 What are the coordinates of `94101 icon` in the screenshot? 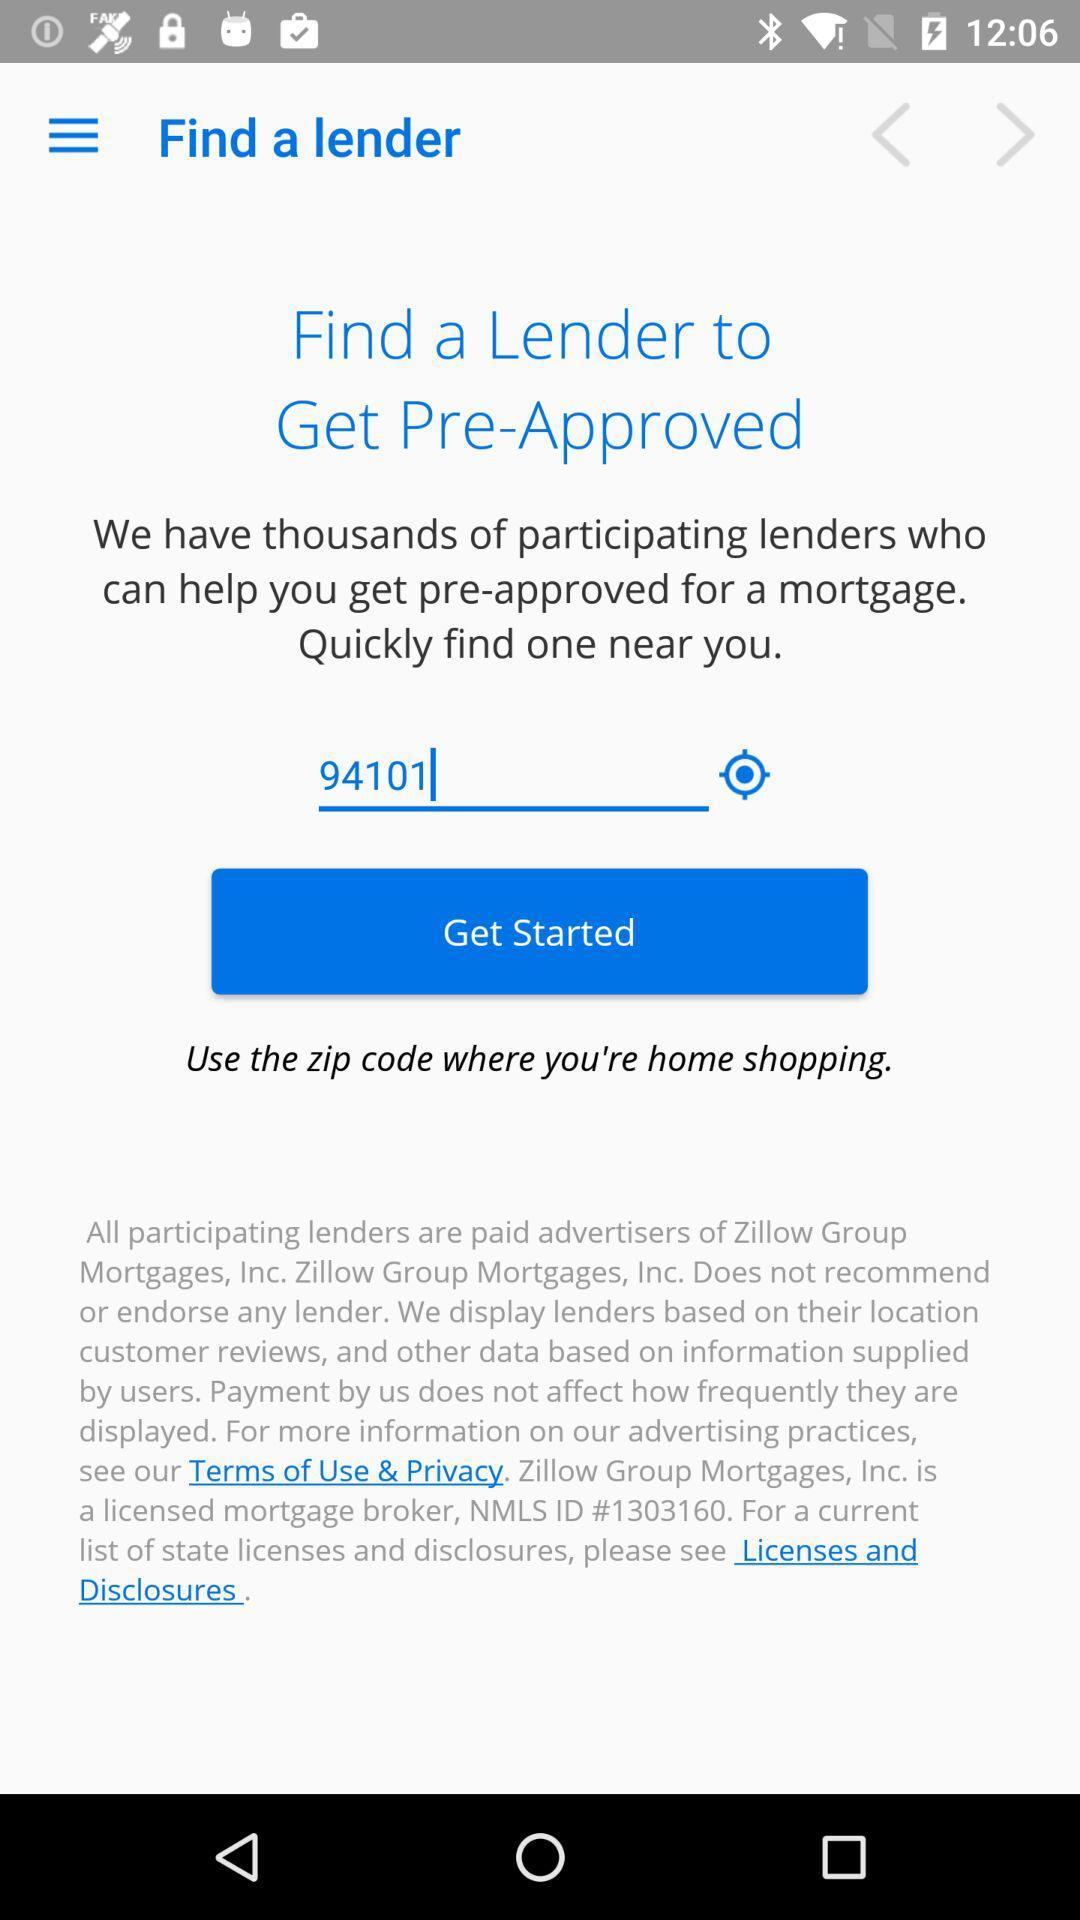 It's located at (512, 774).